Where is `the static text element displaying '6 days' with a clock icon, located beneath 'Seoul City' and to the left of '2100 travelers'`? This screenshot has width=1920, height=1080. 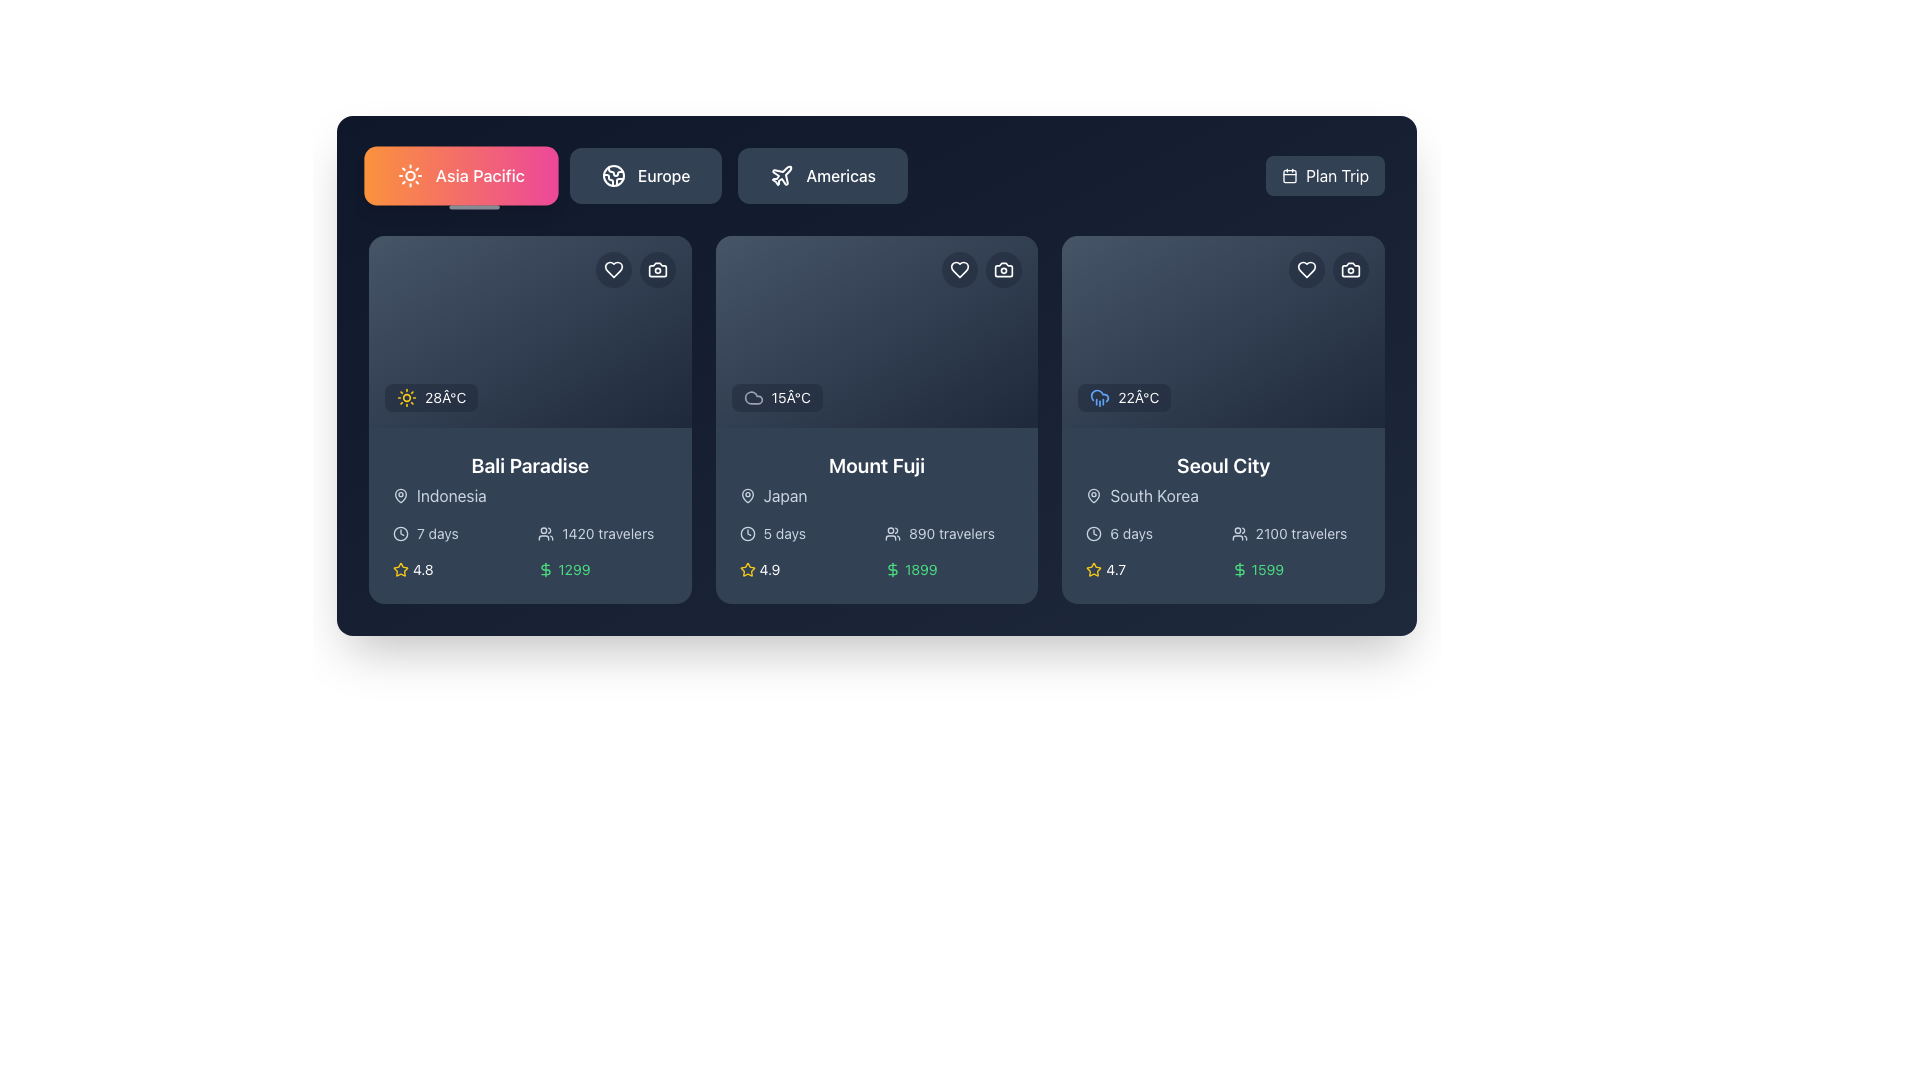 the static text element displaying '6 days' with a clock icon, located beneath 'Seoul City' and to the left of '2100 travelers' is located at coordinates (1151, 532).